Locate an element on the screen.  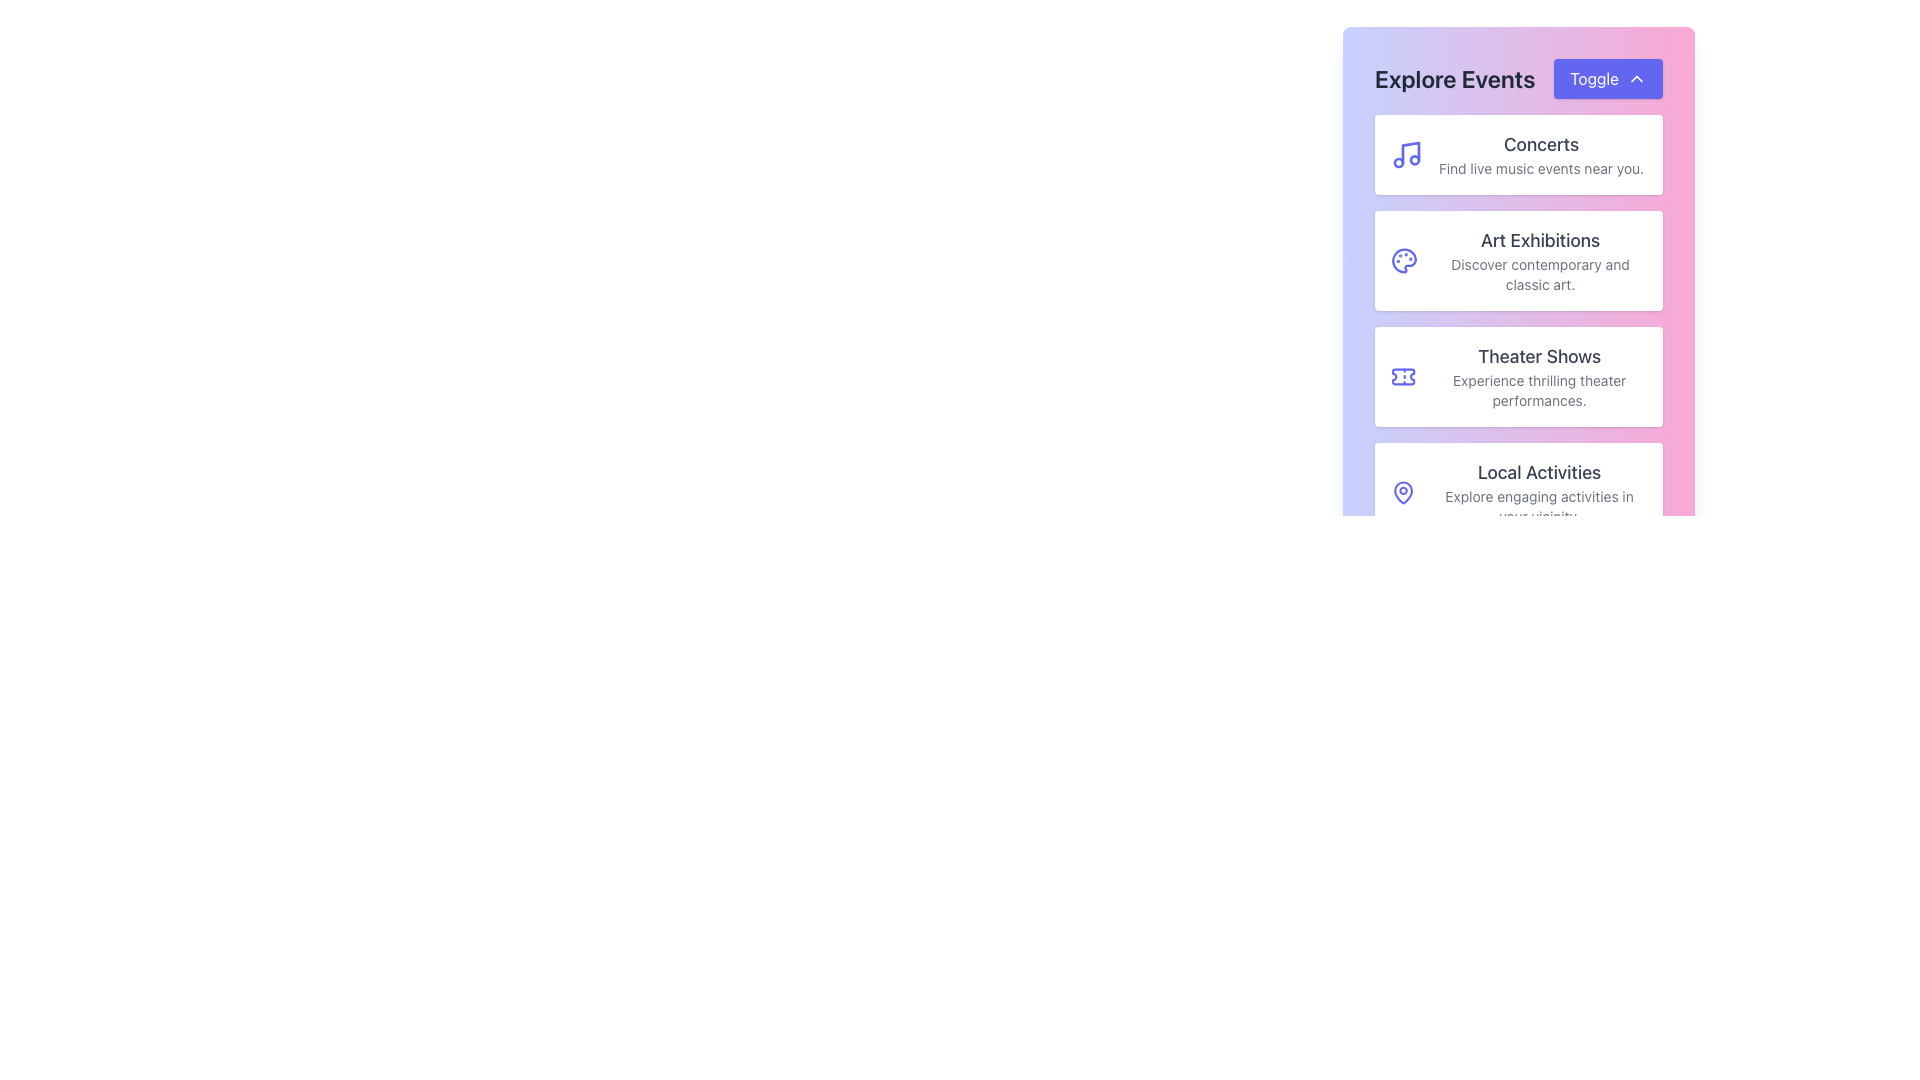
the icon in the 'Explore Events' panel that visually represents theater shows, located to the immediate left of the text label 'Theater Shows' is located at coordinates (1402, 377).